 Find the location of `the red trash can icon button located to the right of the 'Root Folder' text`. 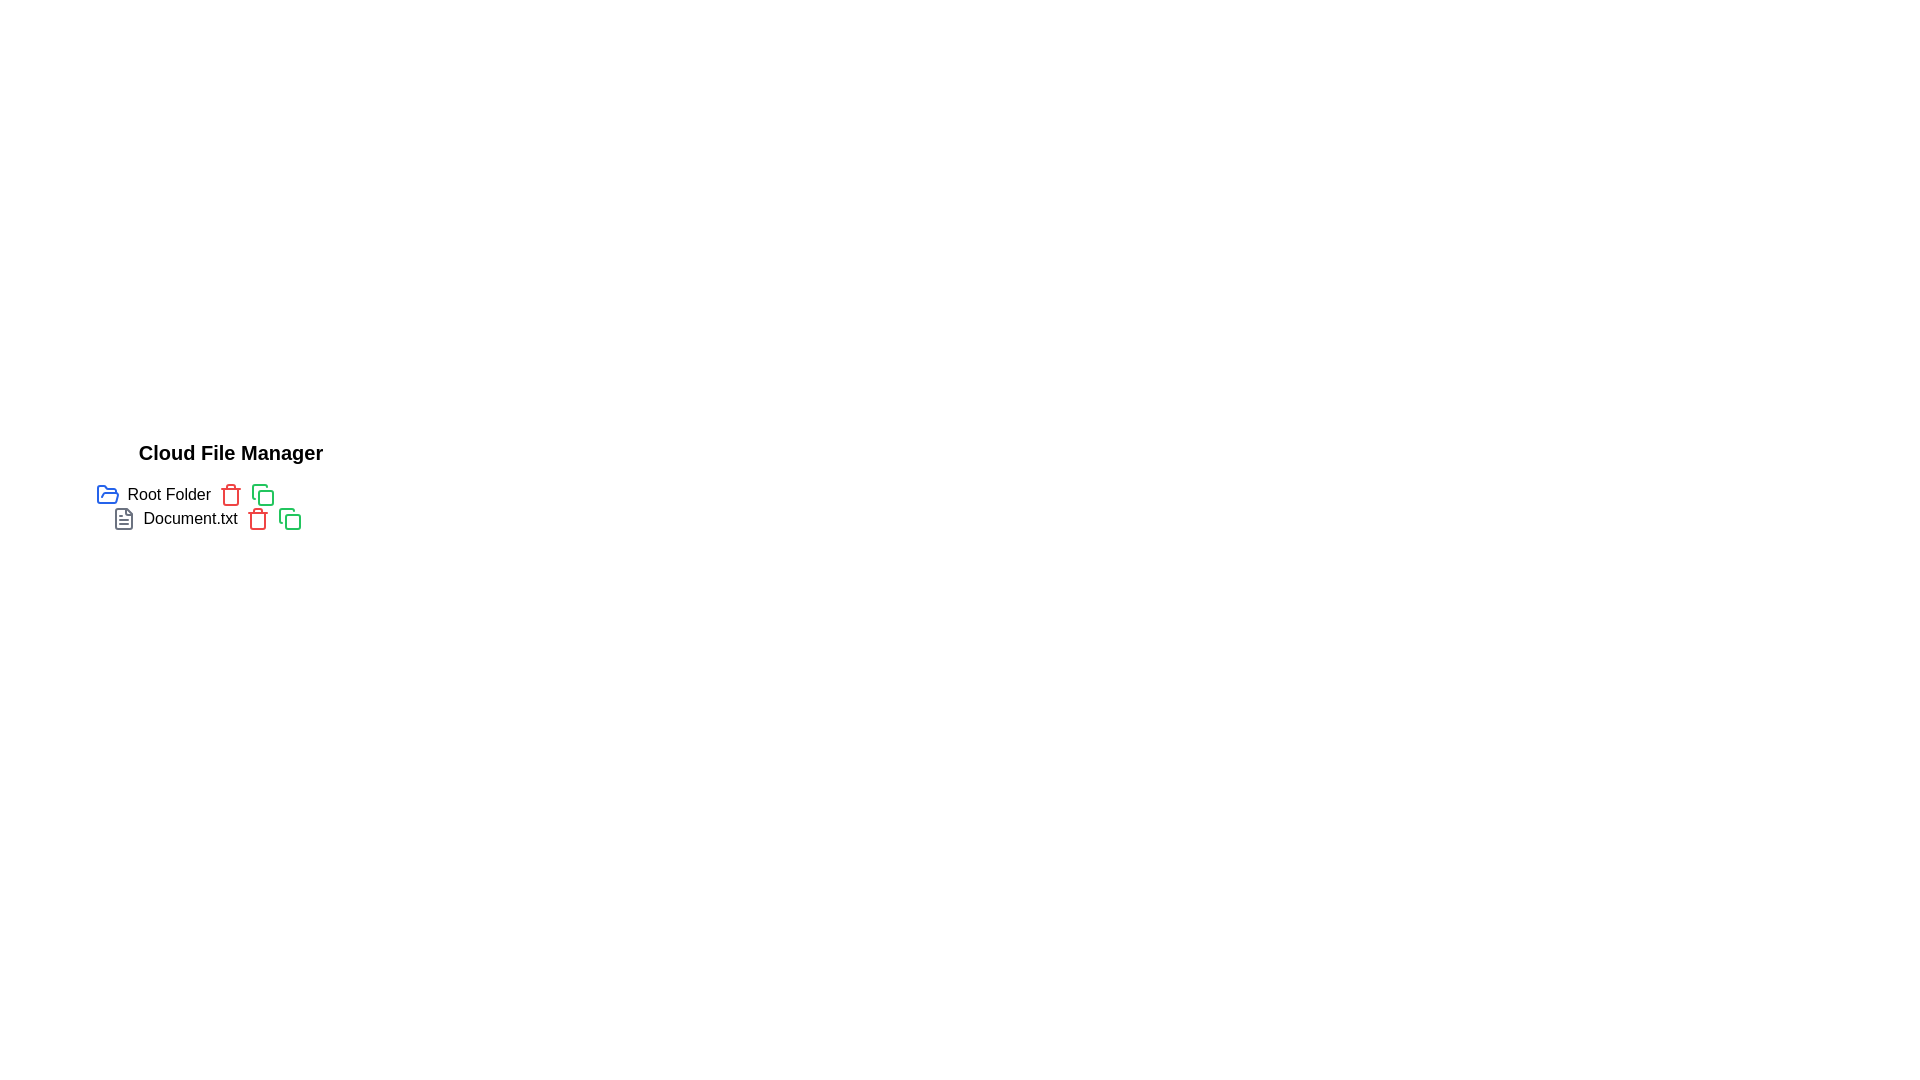

the red trash can icon button located to the right of the 'Root Folder' text is located at coordinates (231, 494).